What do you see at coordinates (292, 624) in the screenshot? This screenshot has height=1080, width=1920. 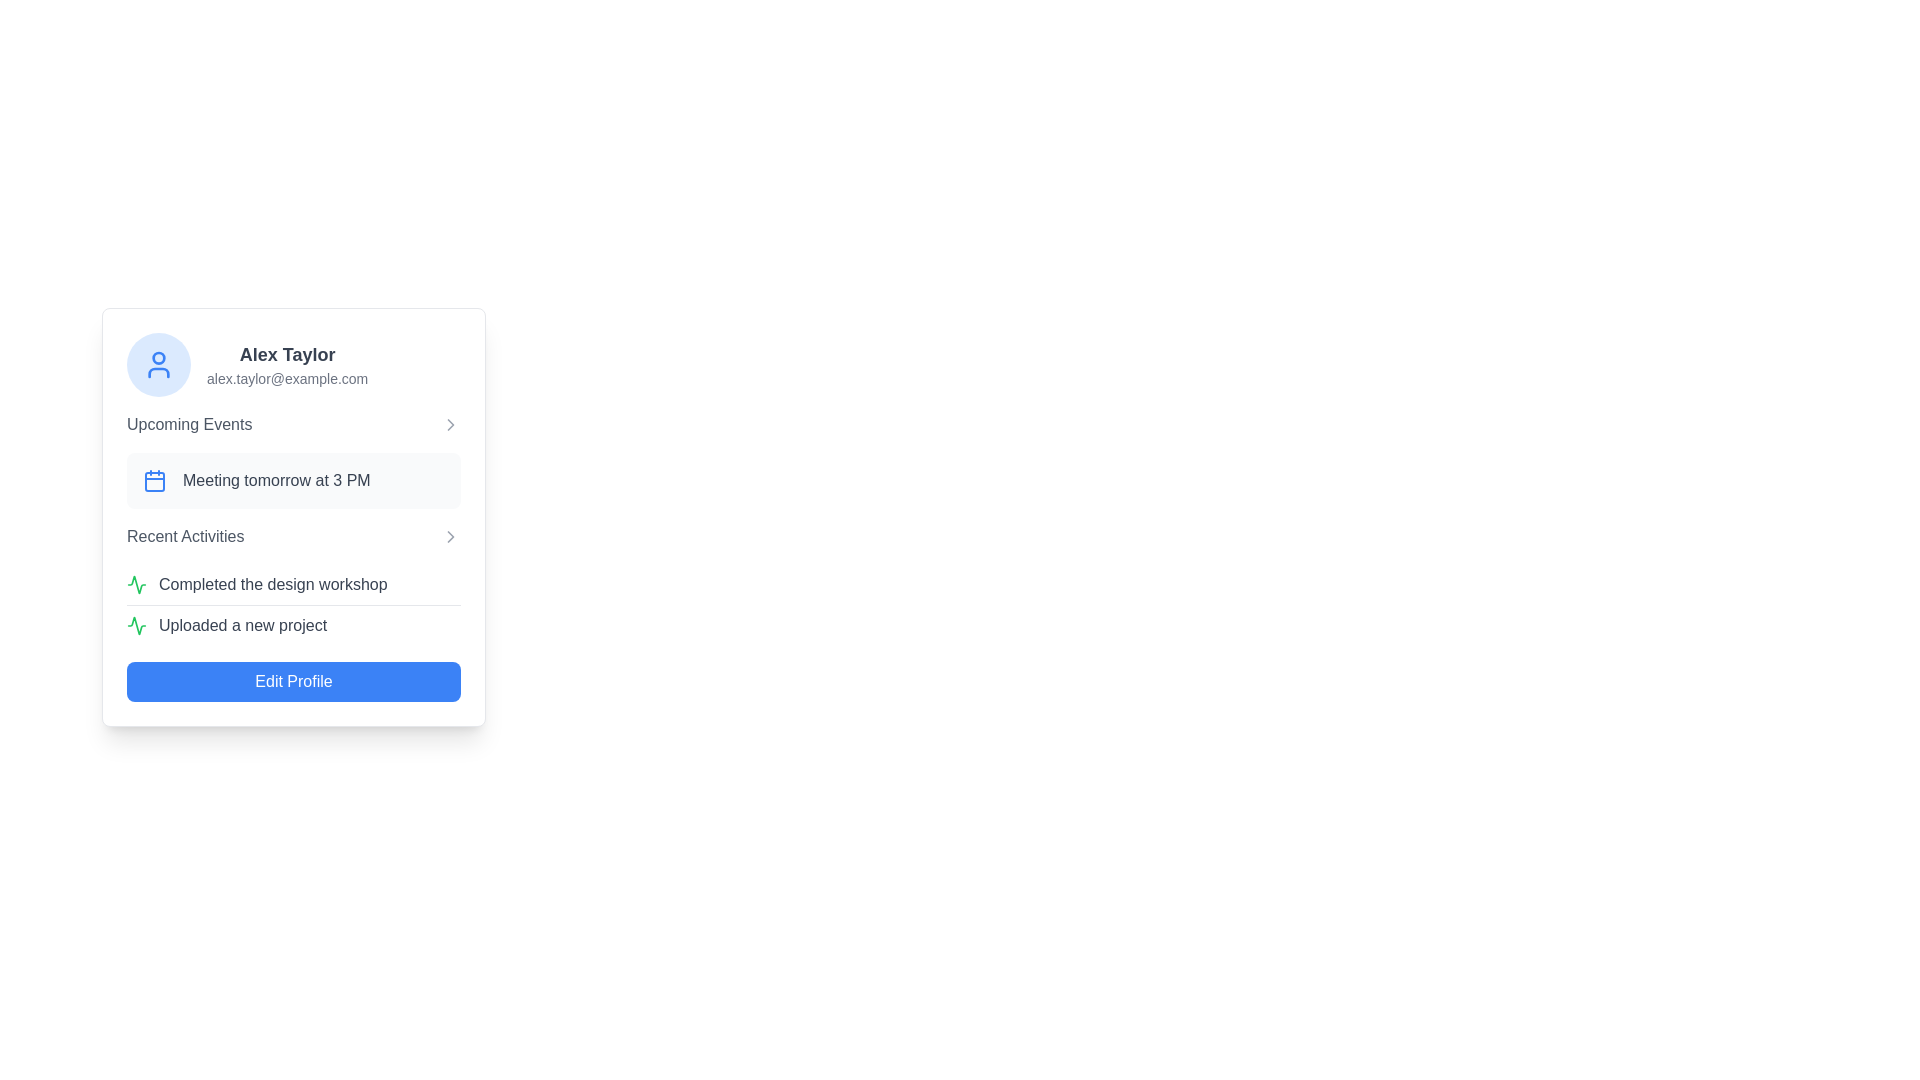 I see `text component that displays 'Uploaded a new project', which is the second item in the 'Recent Activities' section of the profile card` at bounding box center [292, 624].